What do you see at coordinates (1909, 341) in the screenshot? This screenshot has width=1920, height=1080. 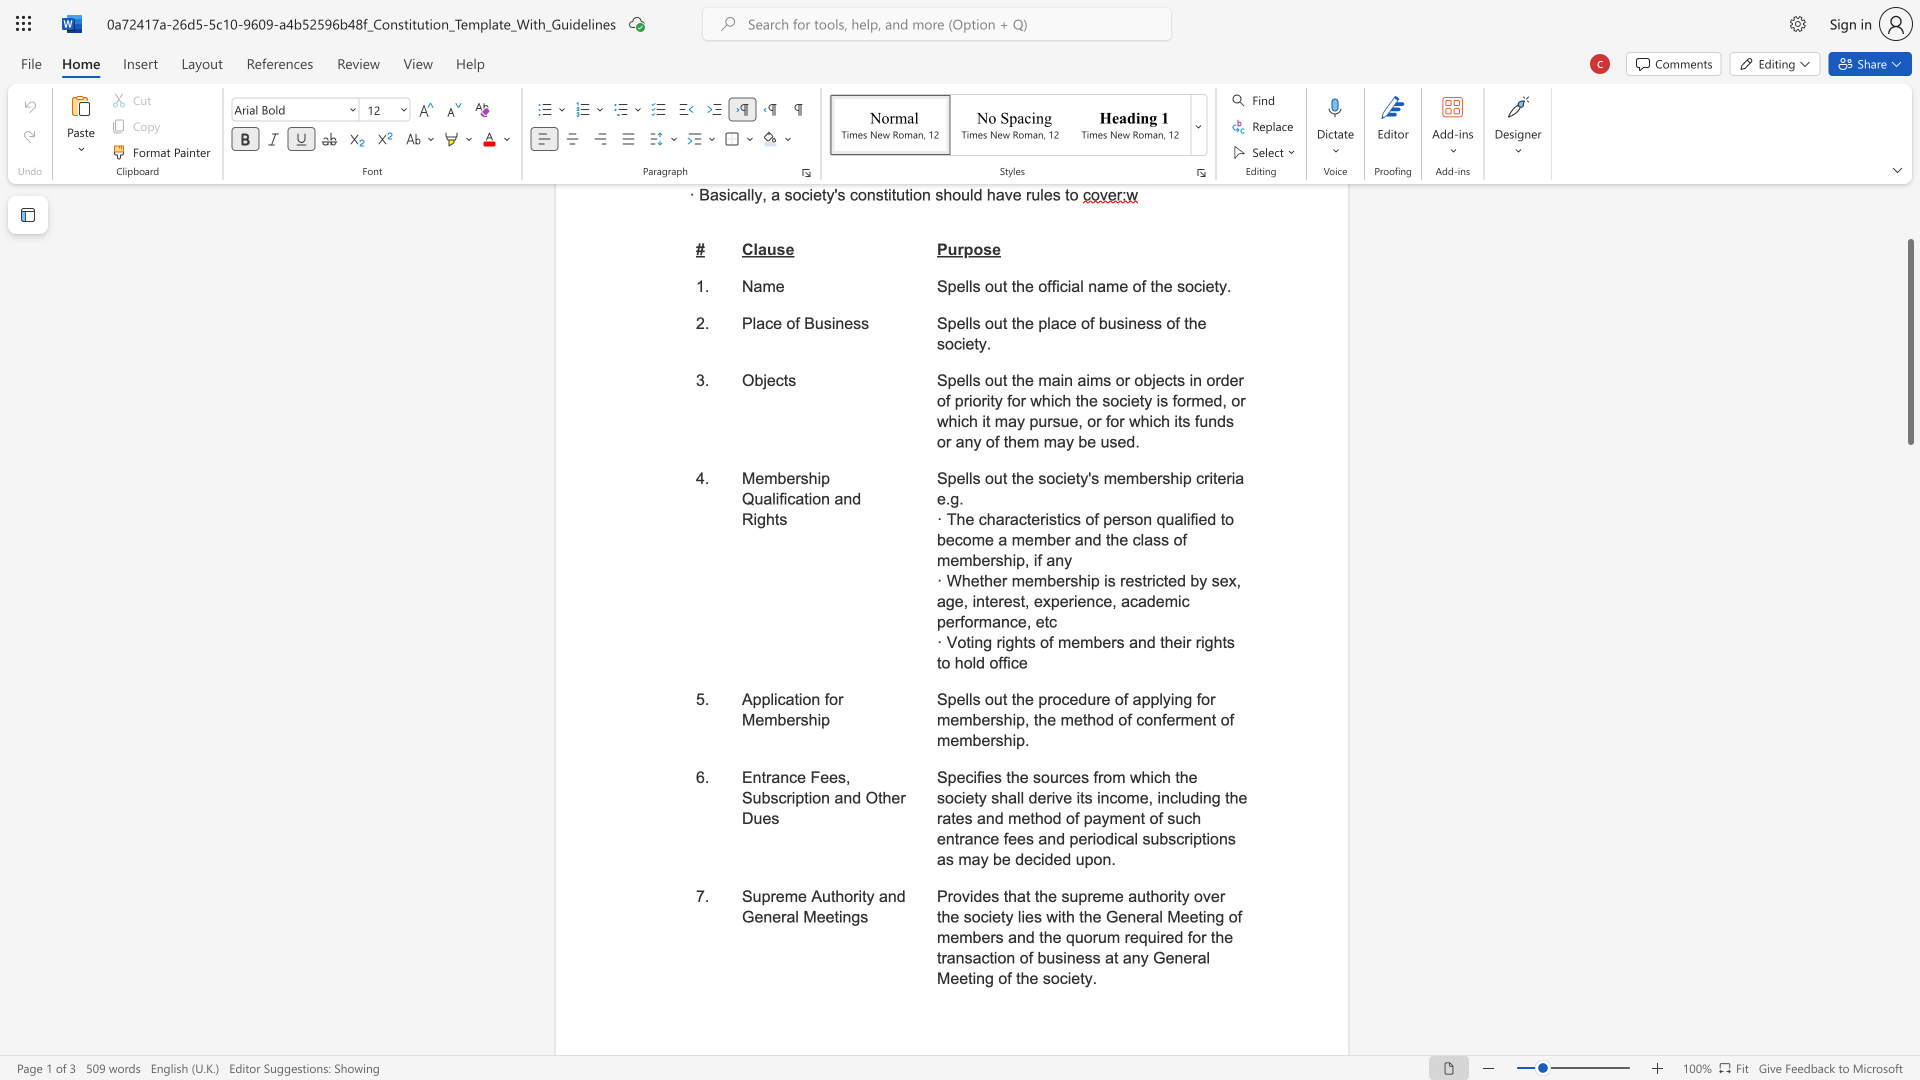 I see `the scrollbar and move down 290 pixels` at bounding box center [1909, 341].